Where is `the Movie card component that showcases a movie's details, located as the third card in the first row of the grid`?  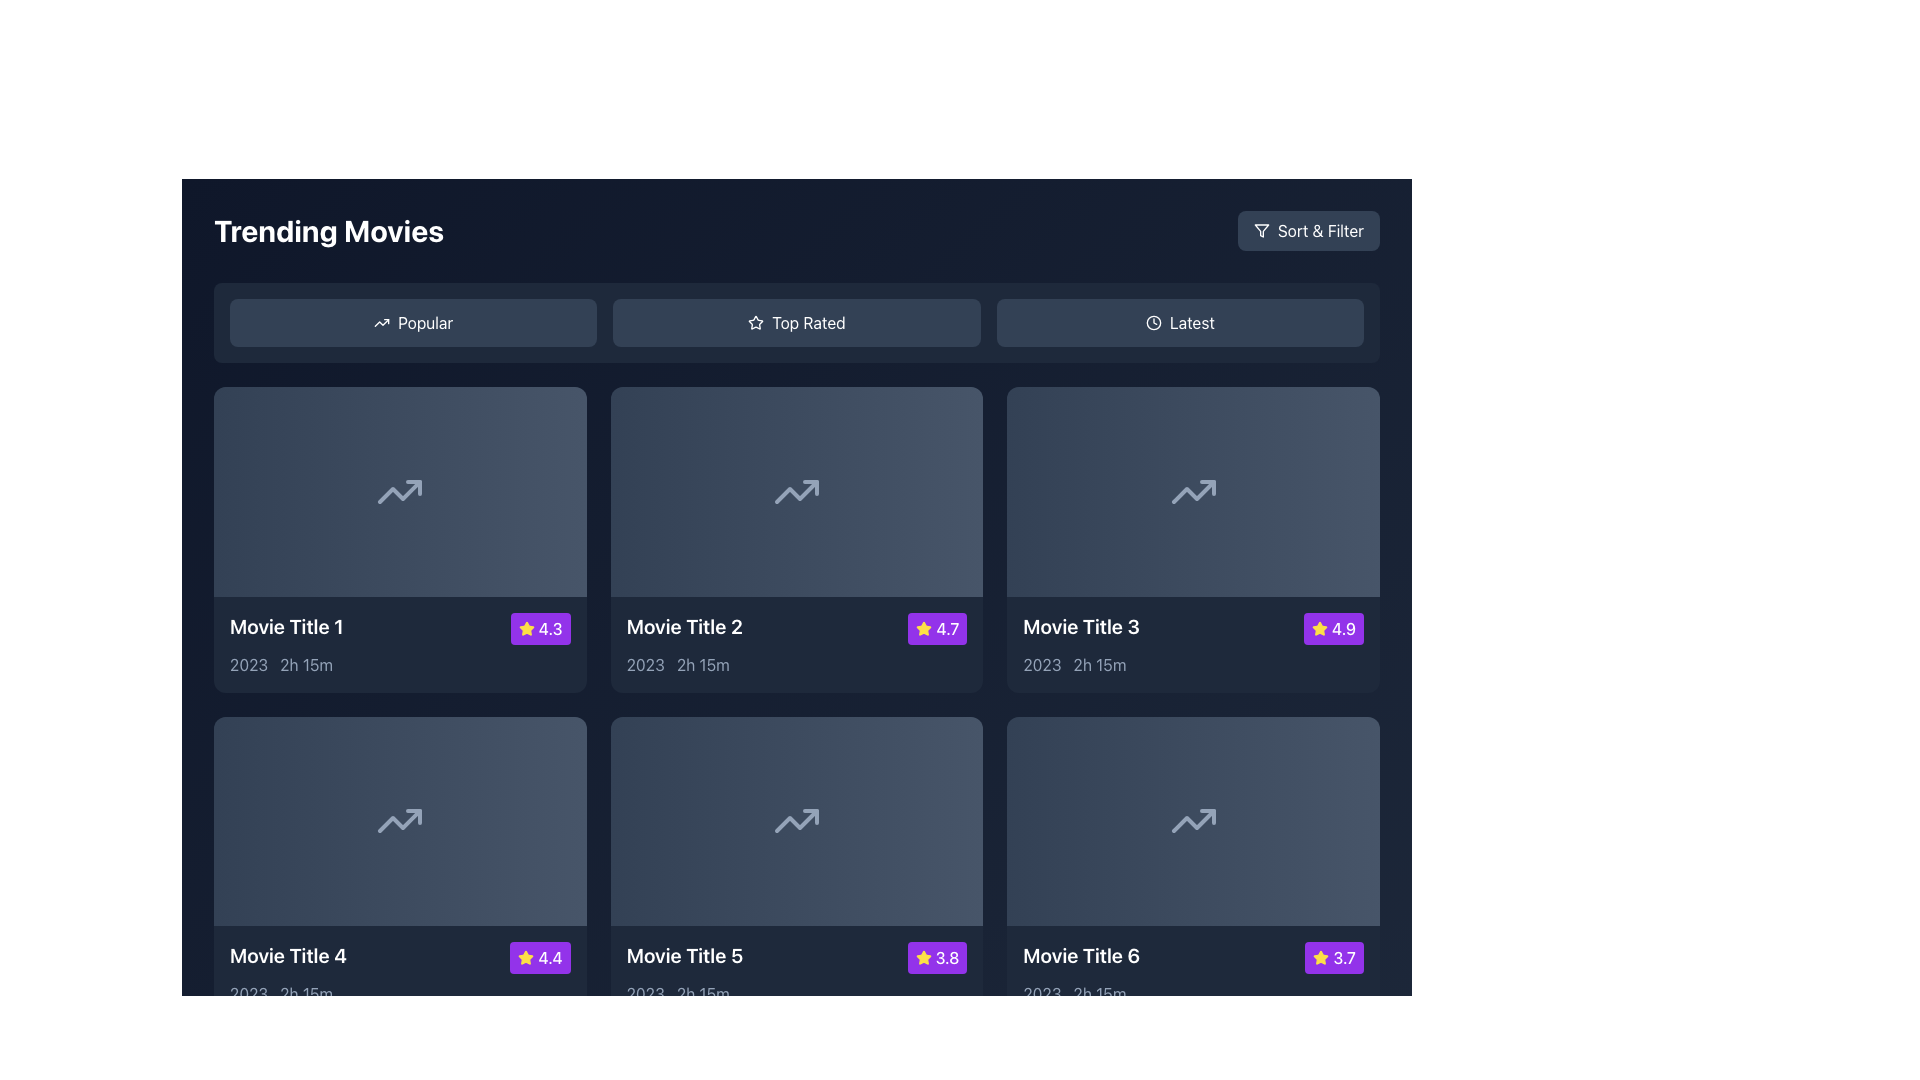 the Movie card component that showcases a movie's details, located as the third card in the first row of the grid is located at coordinates (1193, 538).